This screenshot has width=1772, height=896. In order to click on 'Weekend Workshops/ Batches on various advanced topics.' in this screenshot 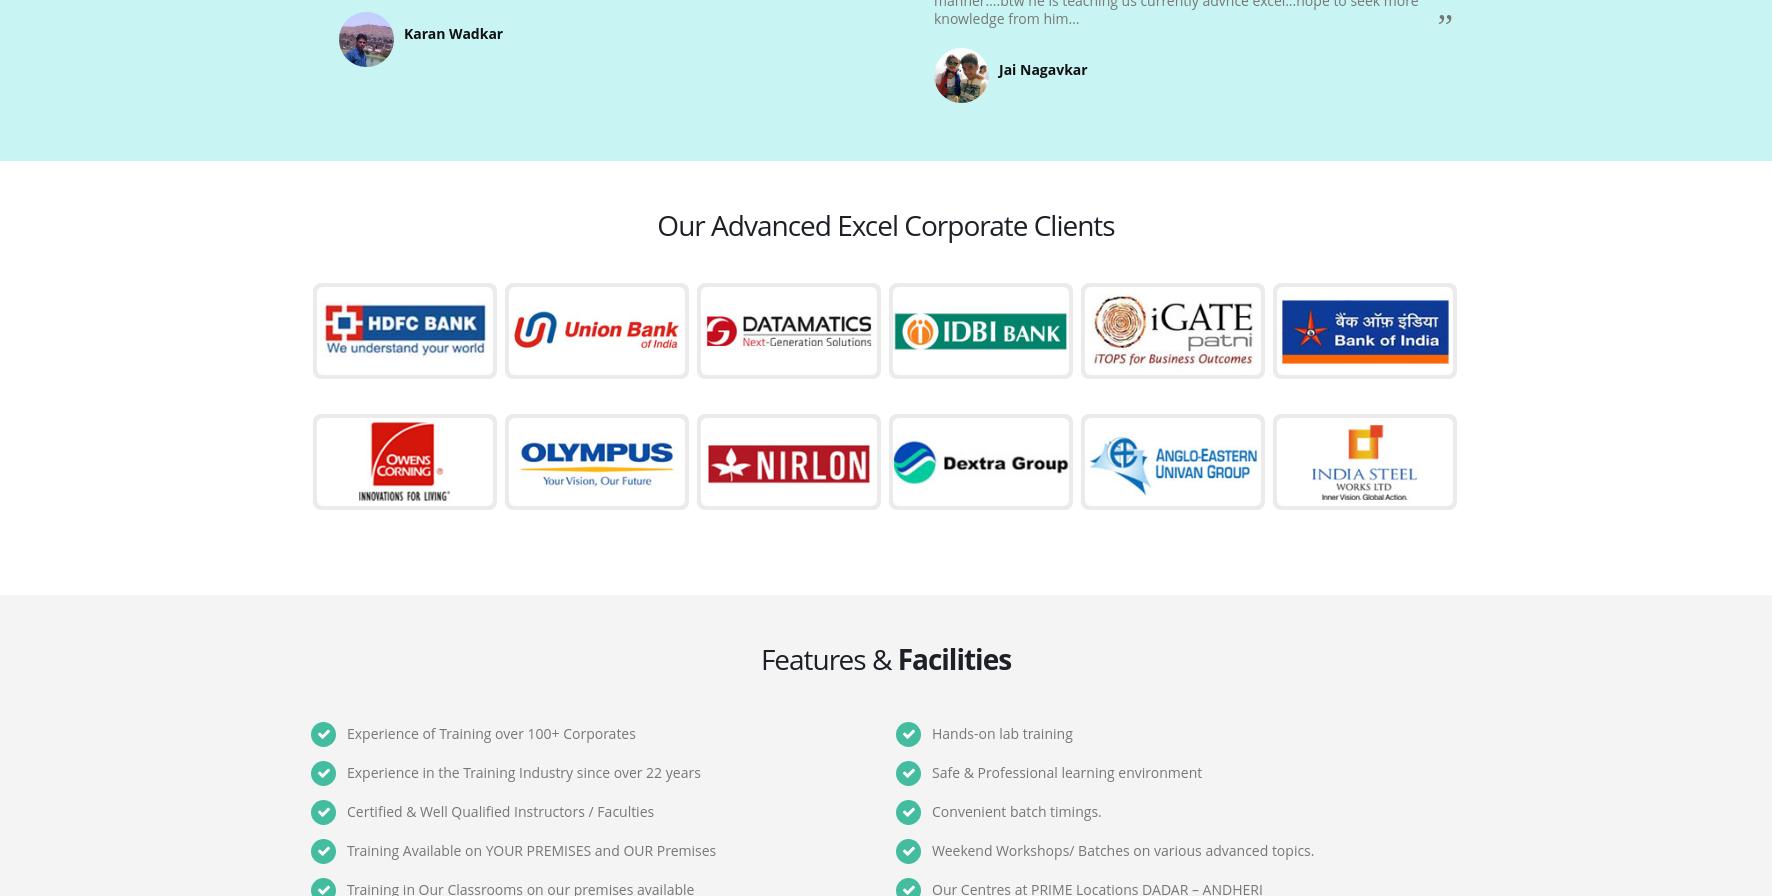, I will do `click(1121, 850)`.